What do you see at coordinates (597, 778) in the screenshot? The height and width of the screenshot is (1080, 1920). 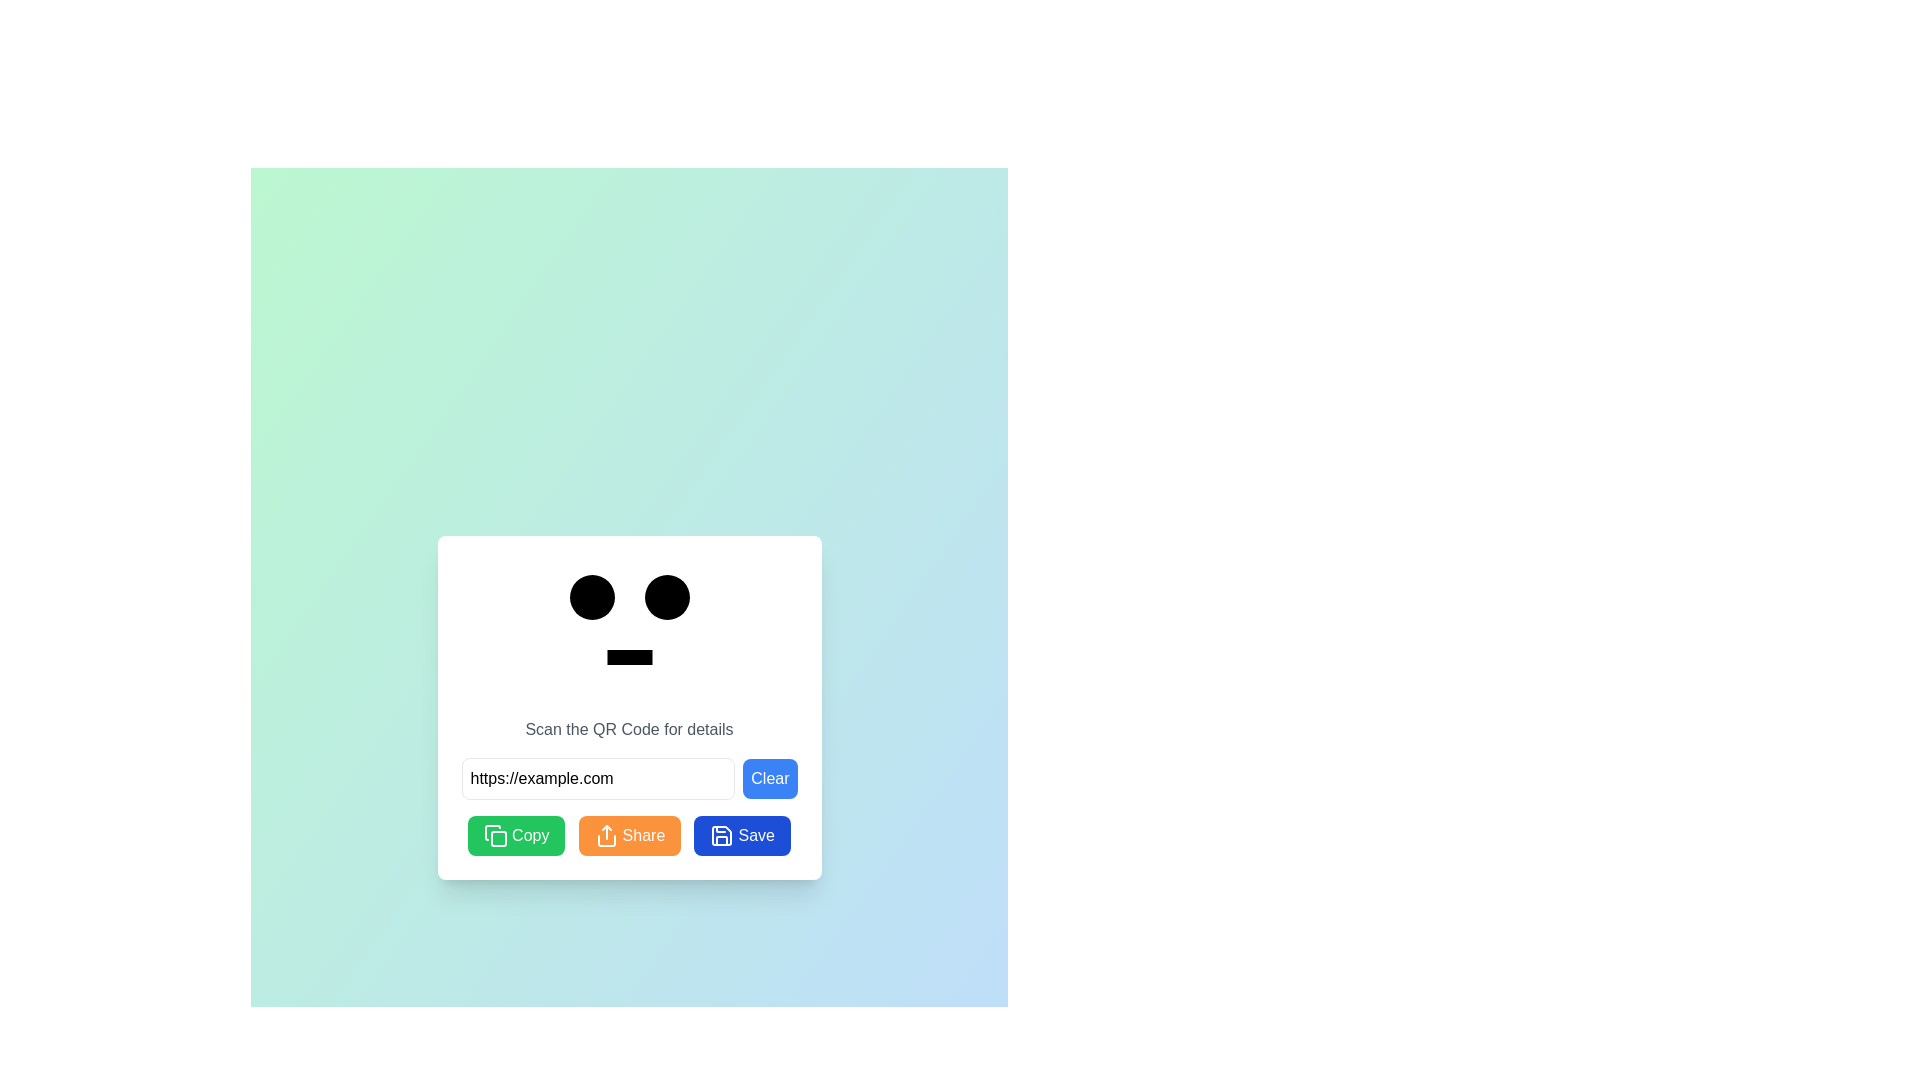 I see `the text input field with placeholder 'Enter URL here' to focus on it` at bounding box center [597, 778].